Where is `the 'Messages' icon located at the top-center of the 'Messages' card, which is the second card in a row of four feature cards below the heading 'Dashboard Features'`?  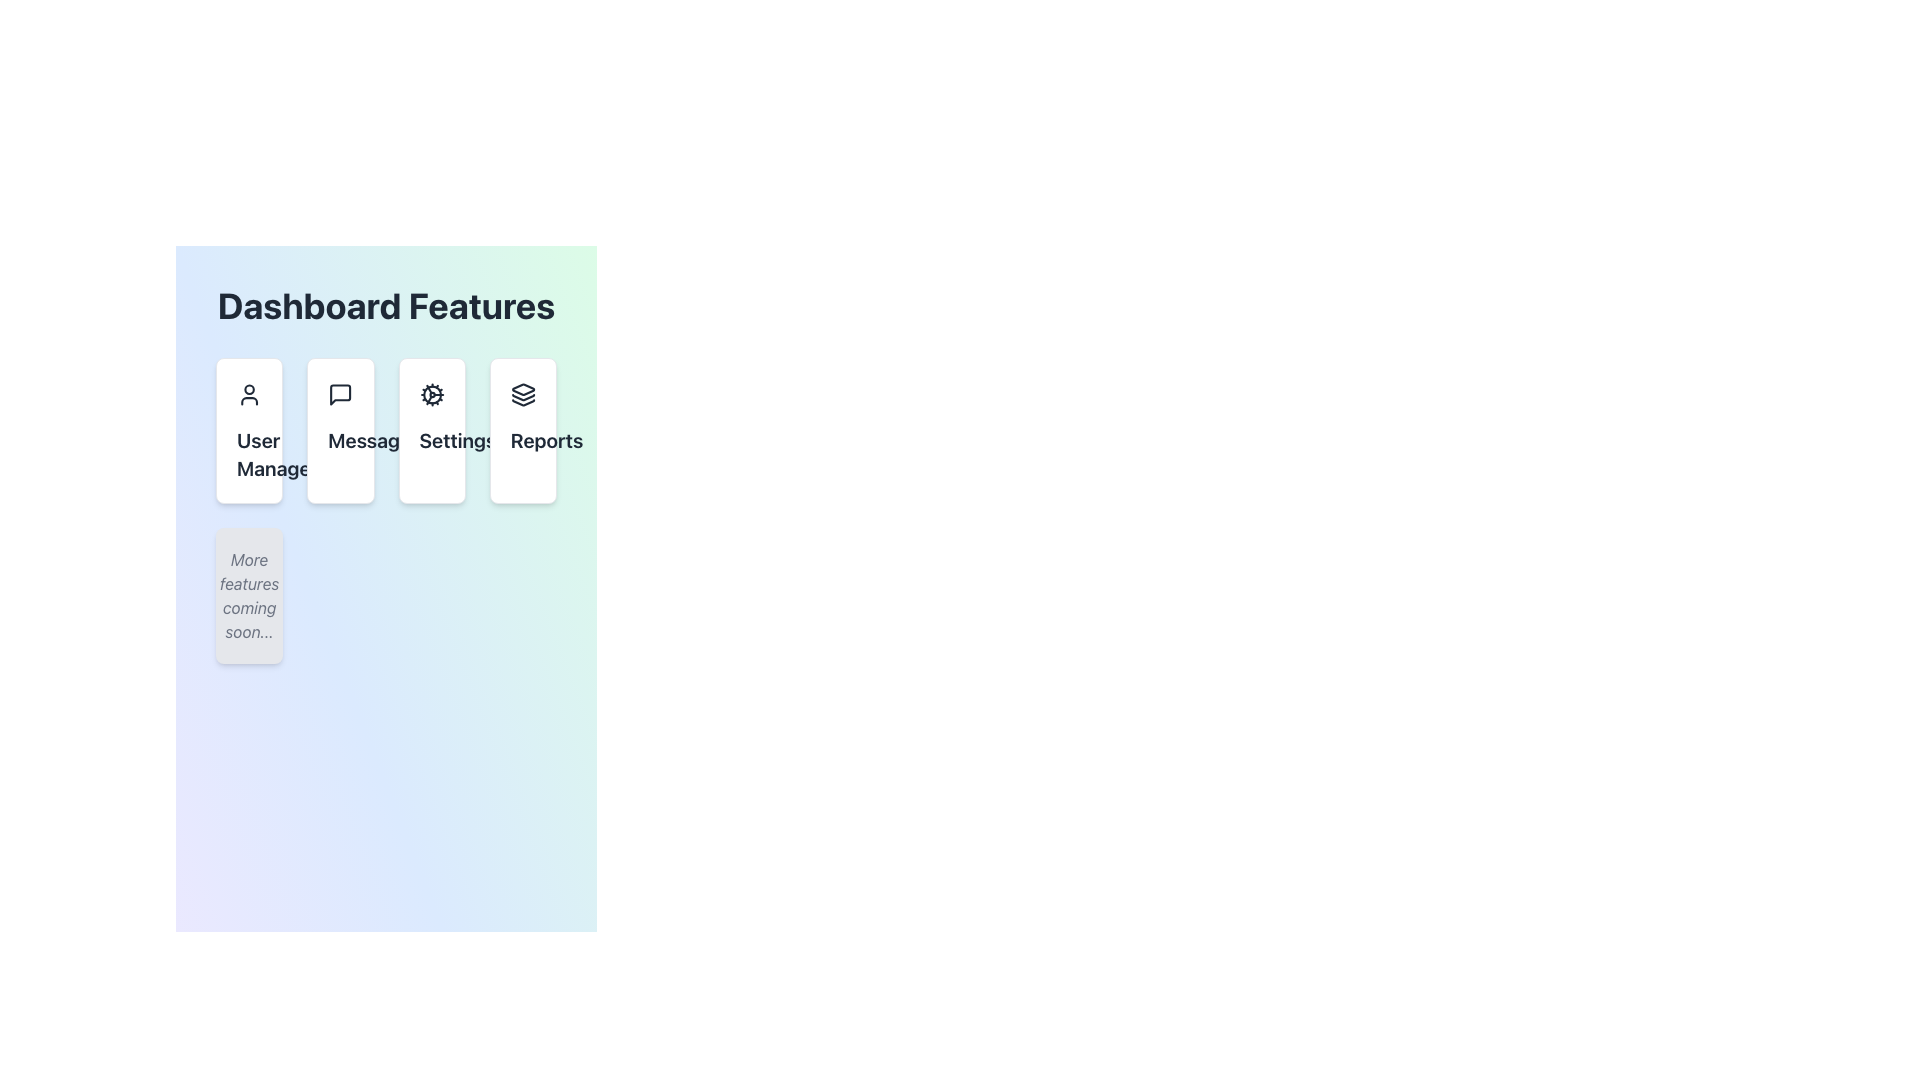
the 'Messages' icon located at the top-center of the 'Messages' card, which is the second card in a row of four feature cards below the heading 'Dashboard Features' is located at coordinates (340, 394).